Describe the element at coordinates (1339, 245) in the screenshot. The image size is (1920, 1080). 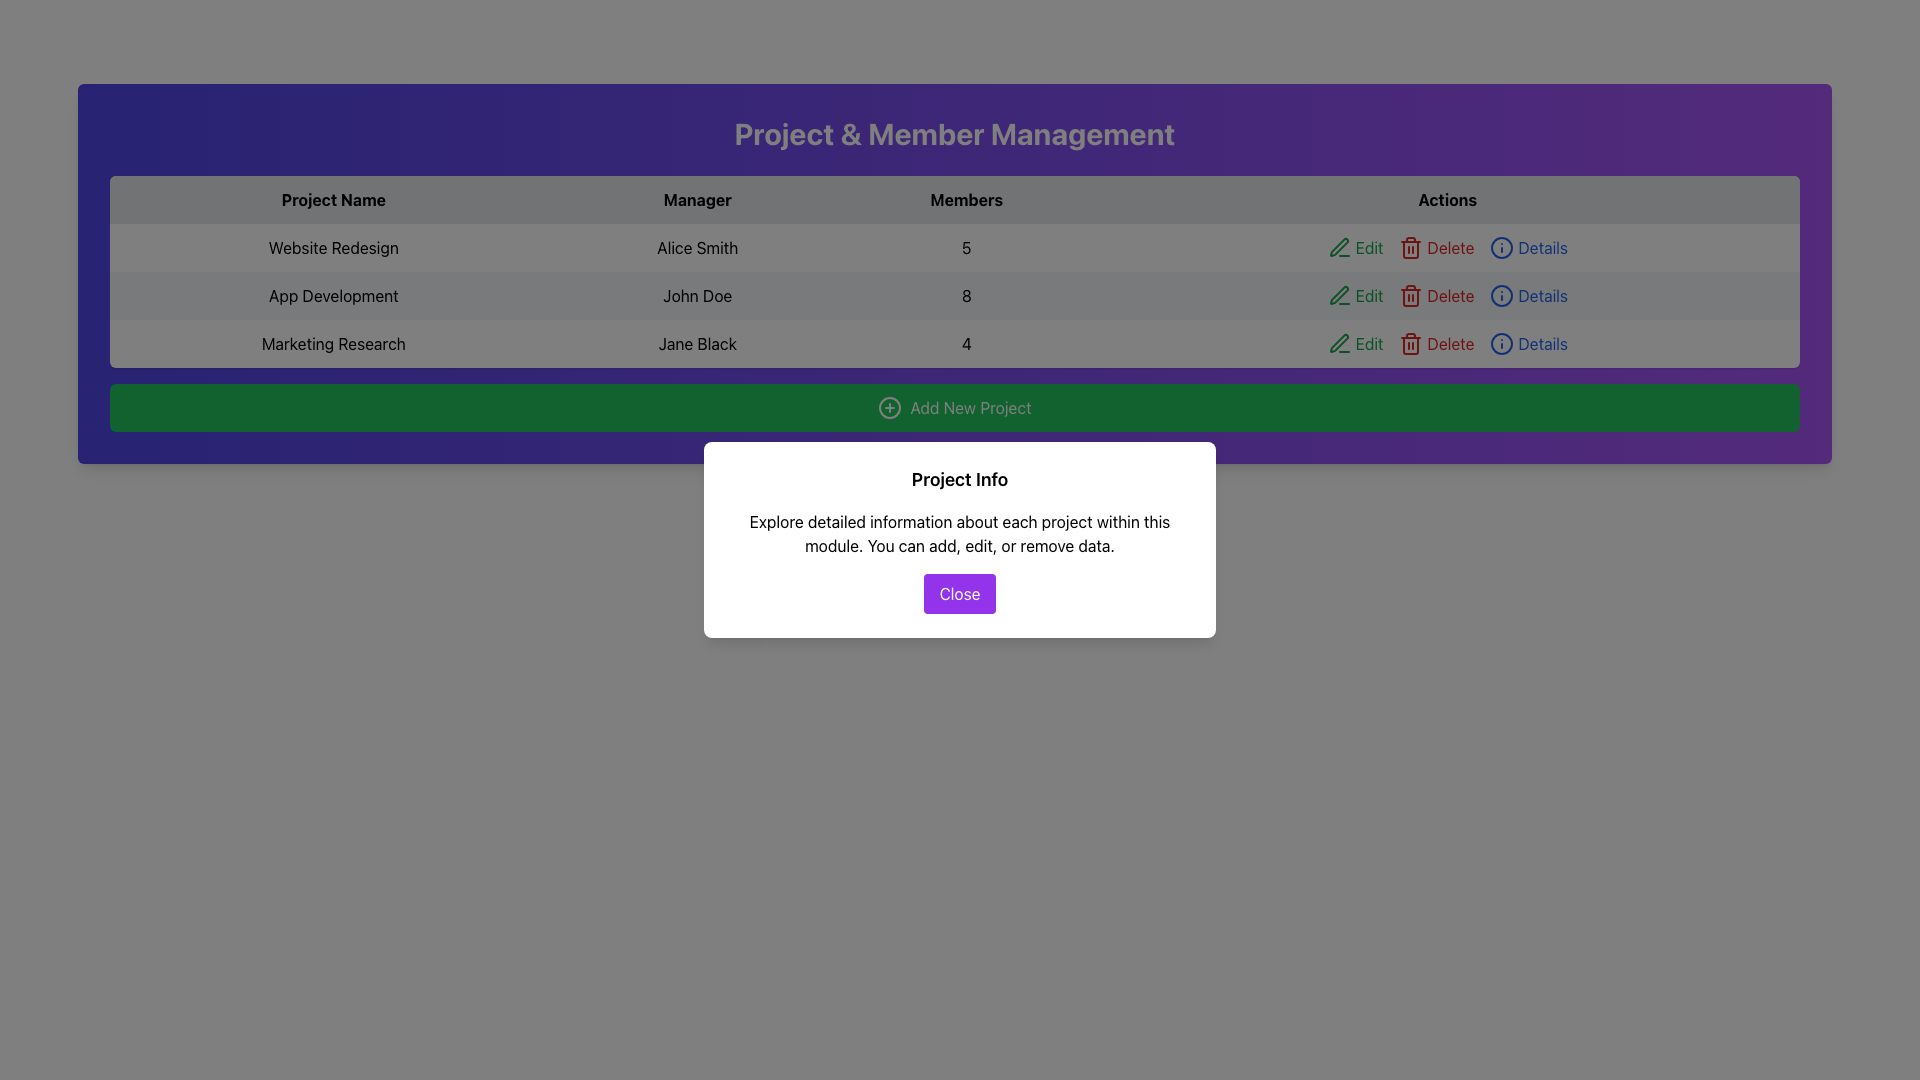
I see `the edit icon (SVG) located in the 'Actions' column of the third row of the table to initiate an edit action` at that location.